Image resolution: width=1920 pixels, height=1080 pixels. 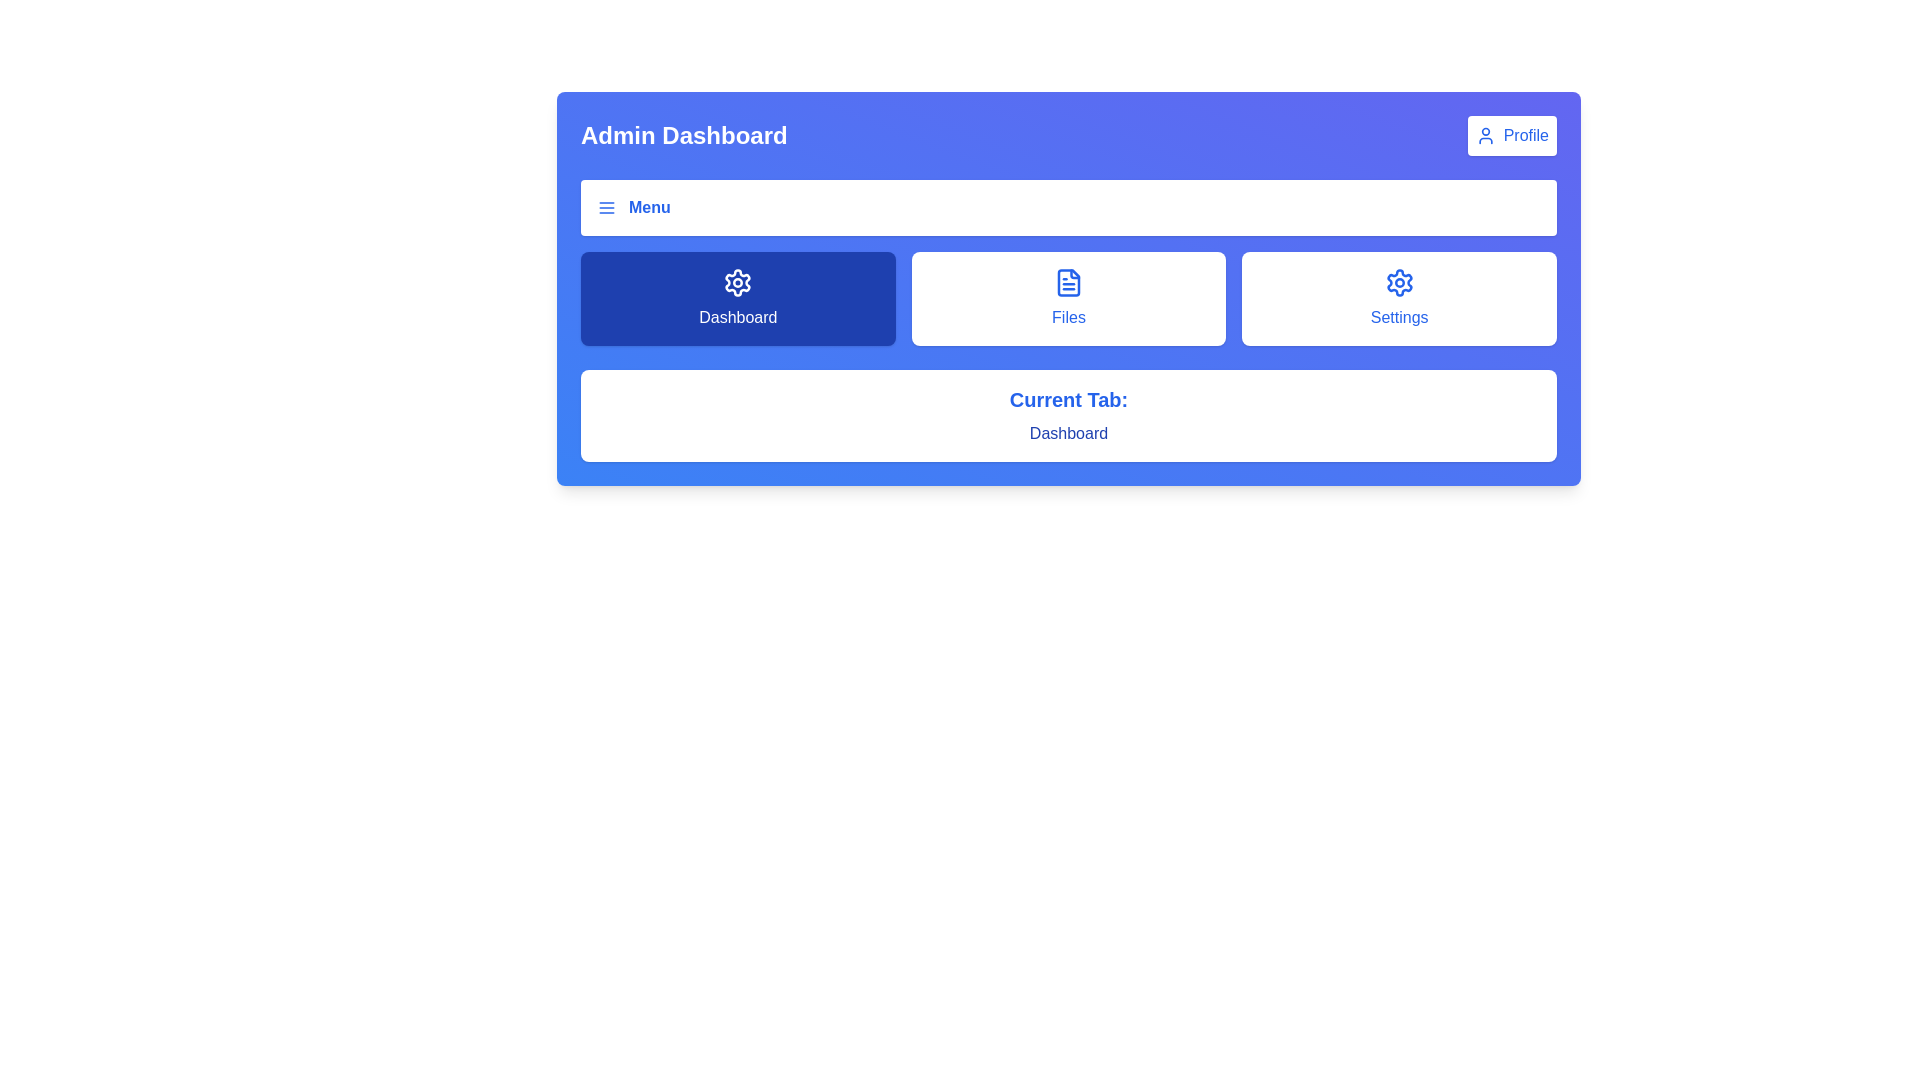 I want to click on the 'Settings' label, which is styled in a blue sans-serif font and located at the center bottom of the third card in a row of options, so click(x=1398, y=316).